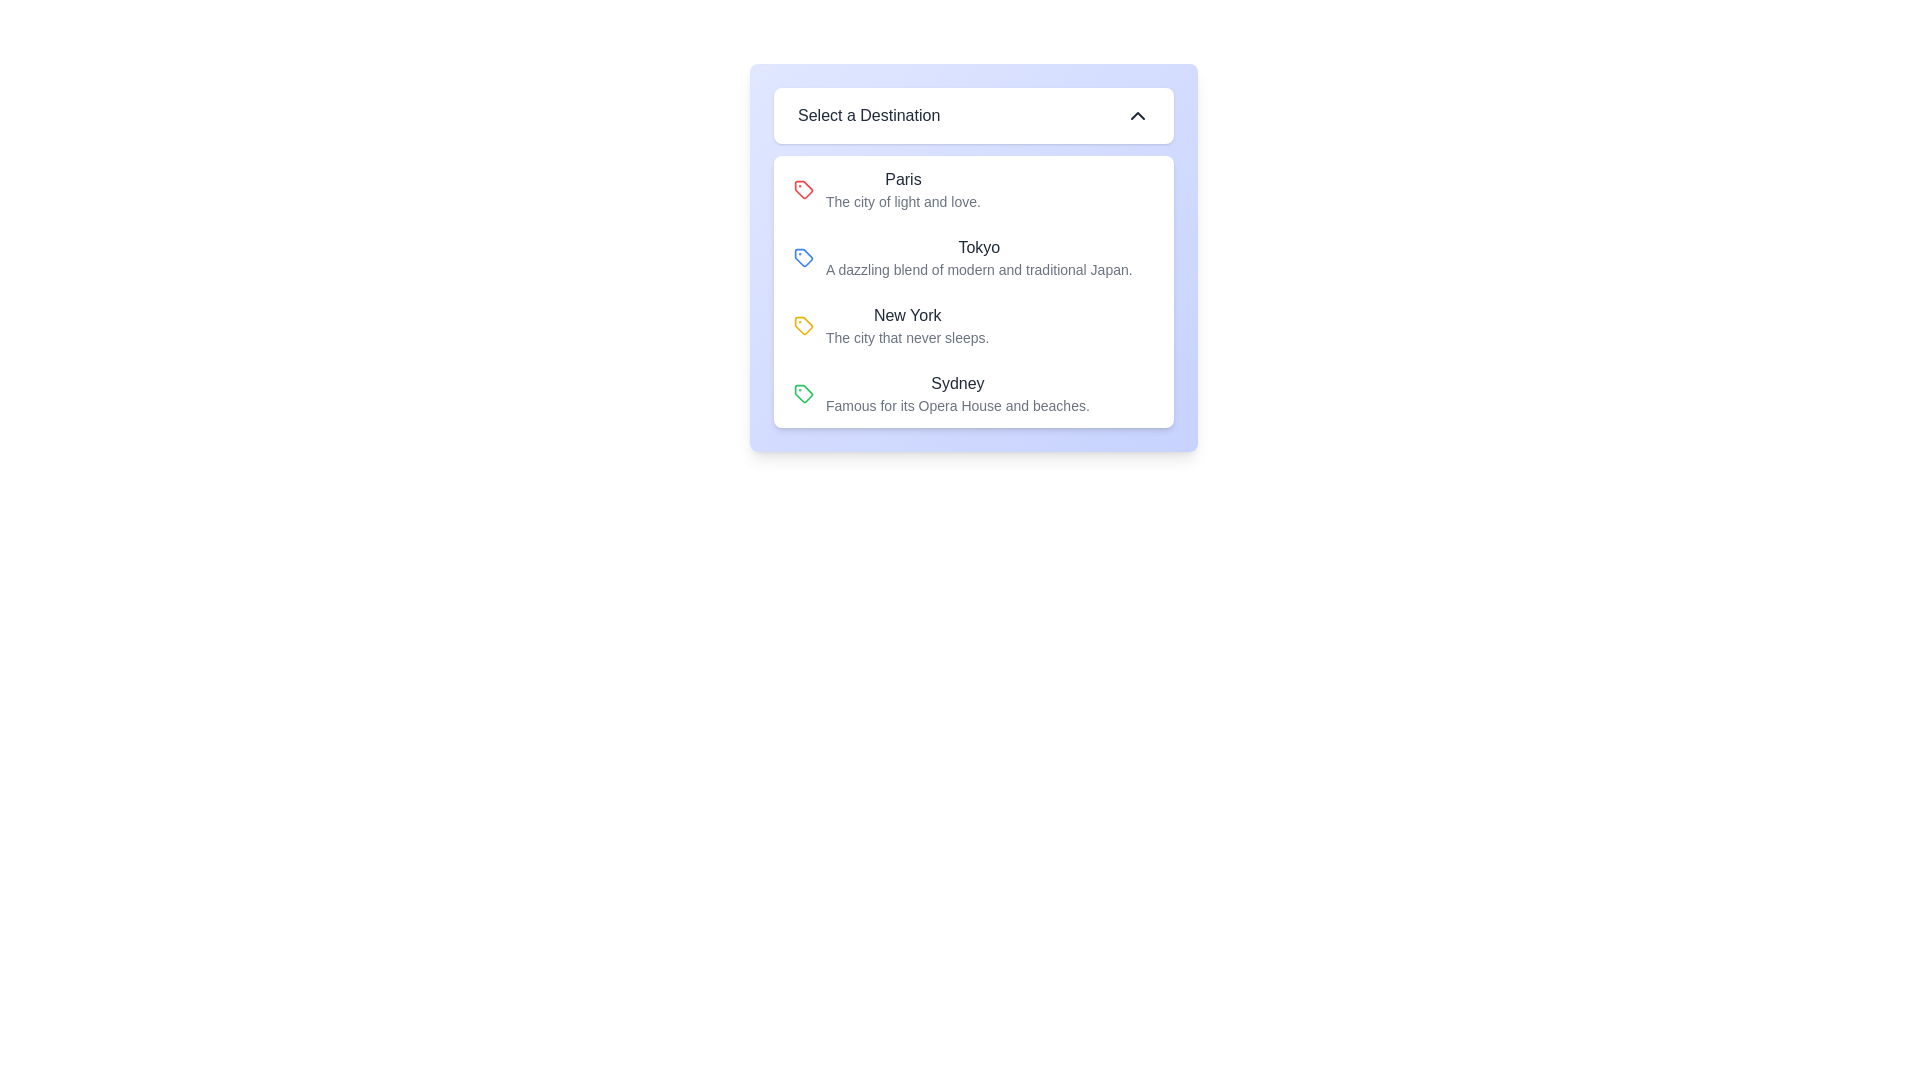 This screenshot has height=1080, width=1920. I want to click on the second item in the list with the headline 'Tokyo', so click(974, 257).